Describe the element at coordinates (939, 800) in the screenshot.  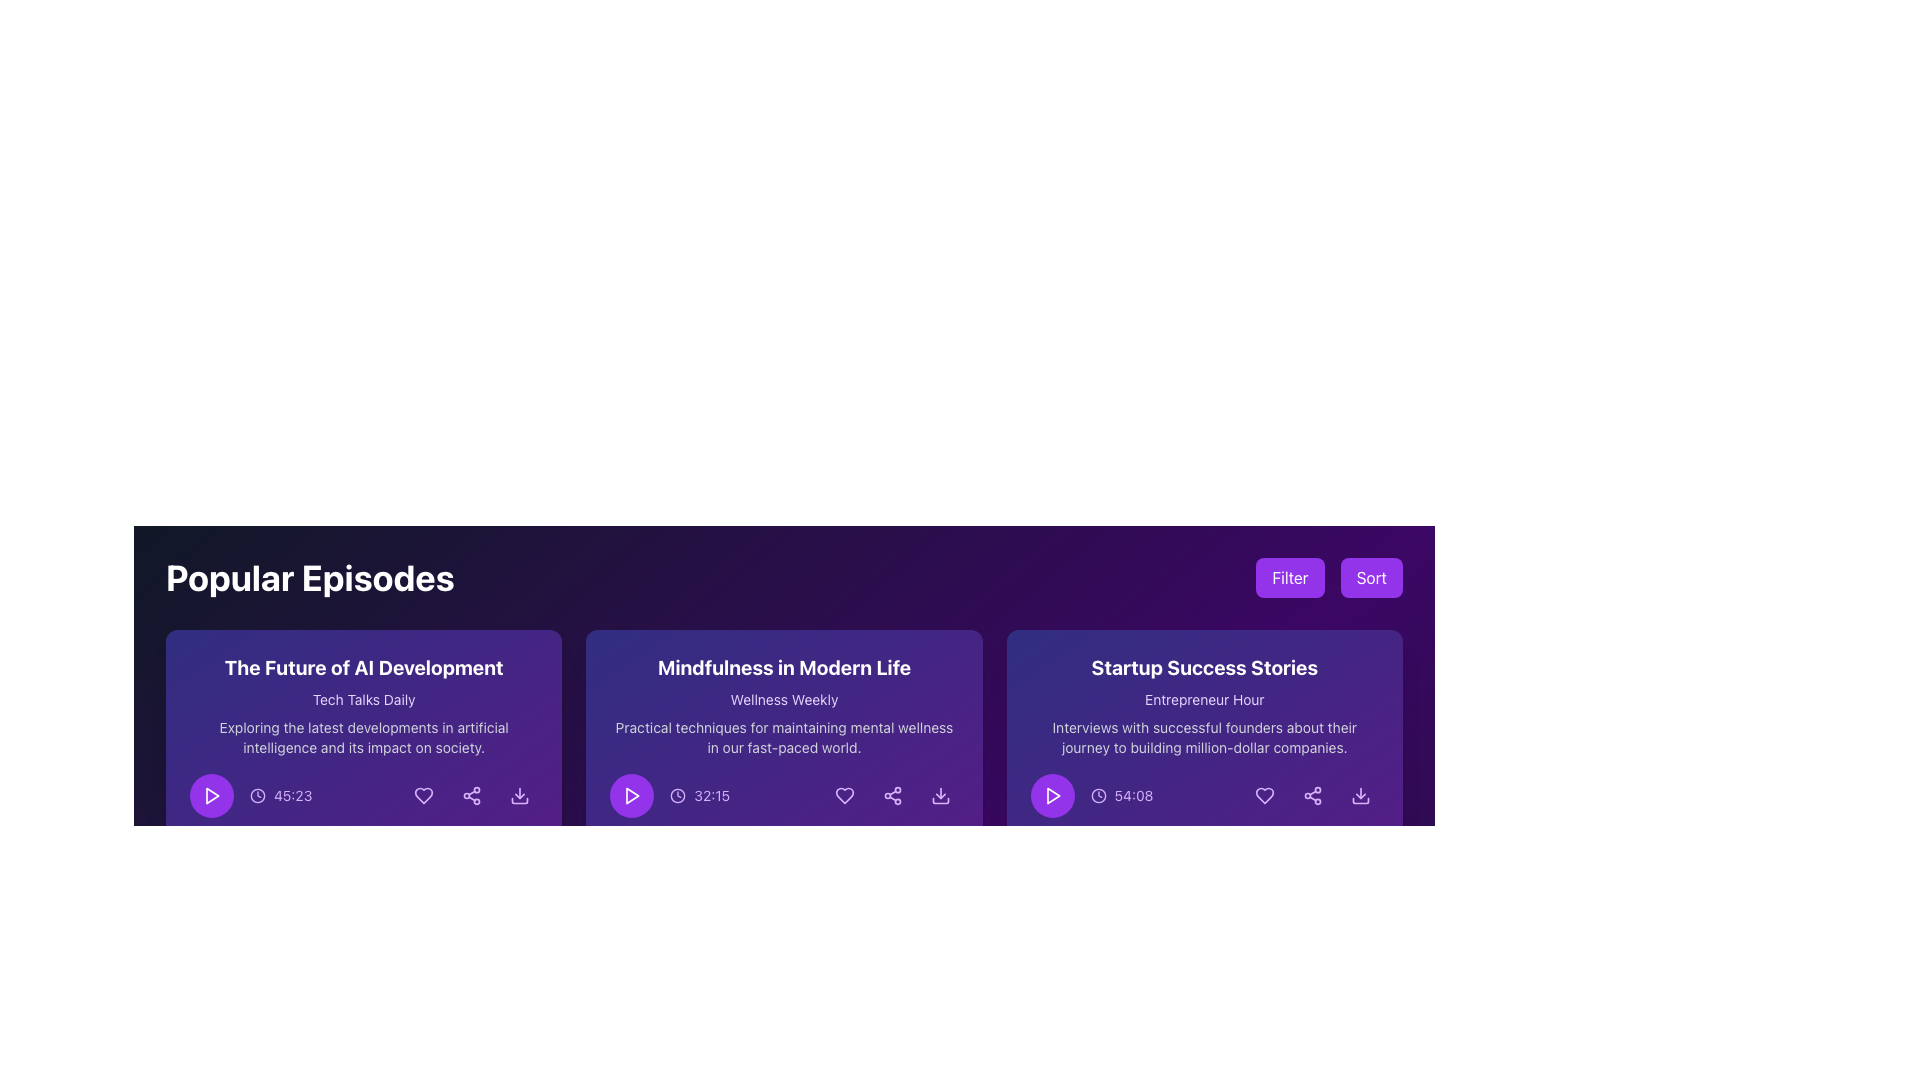
I see `the rectangular red download icon located at the bottom right corner of the 'Mindfulness in Modern Life' card, which is situated directly to the right of the 'share' icon` at that location.